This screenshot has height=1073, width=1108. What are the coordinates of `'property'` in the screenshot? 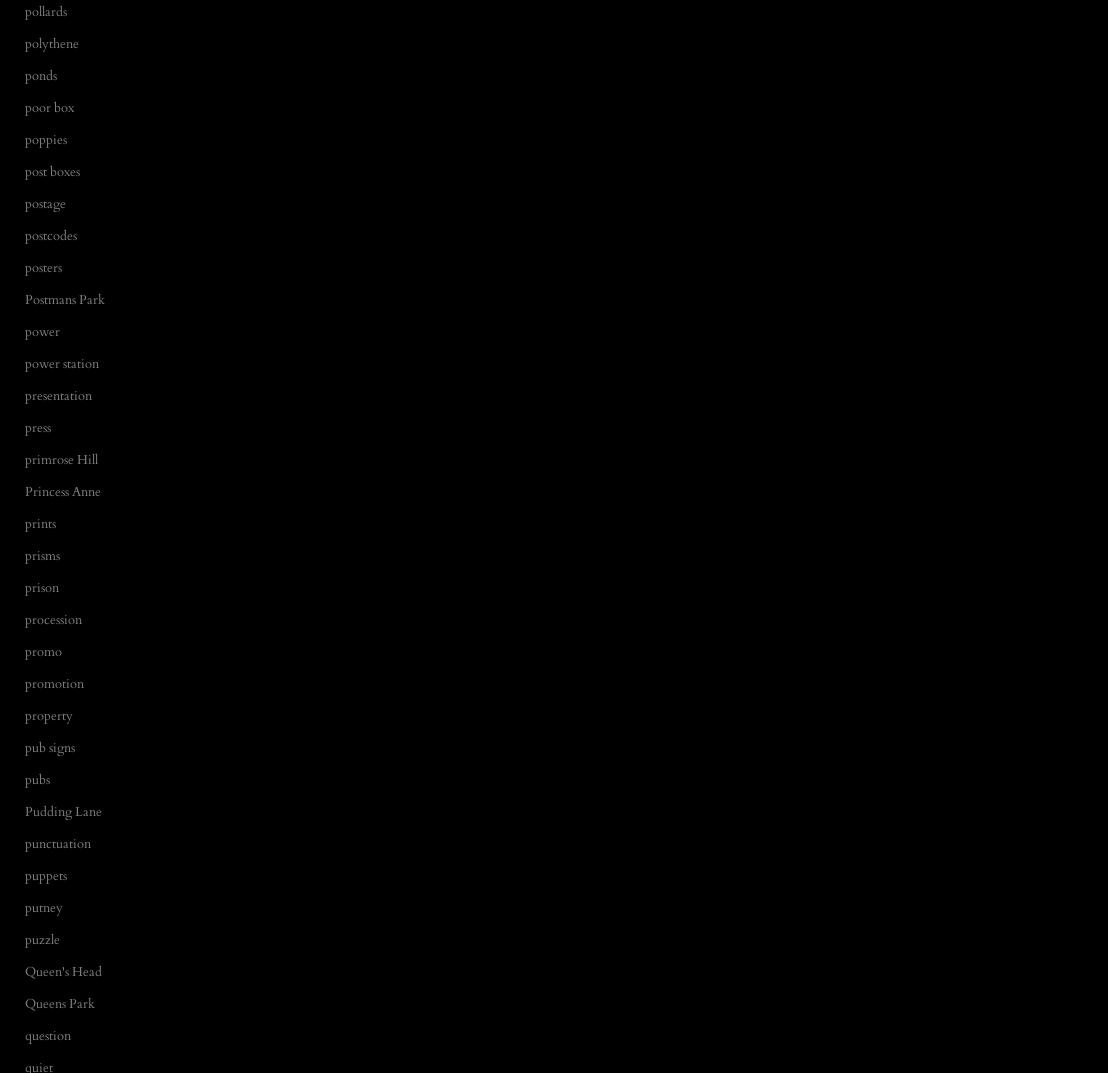 It's located at (25, 715).